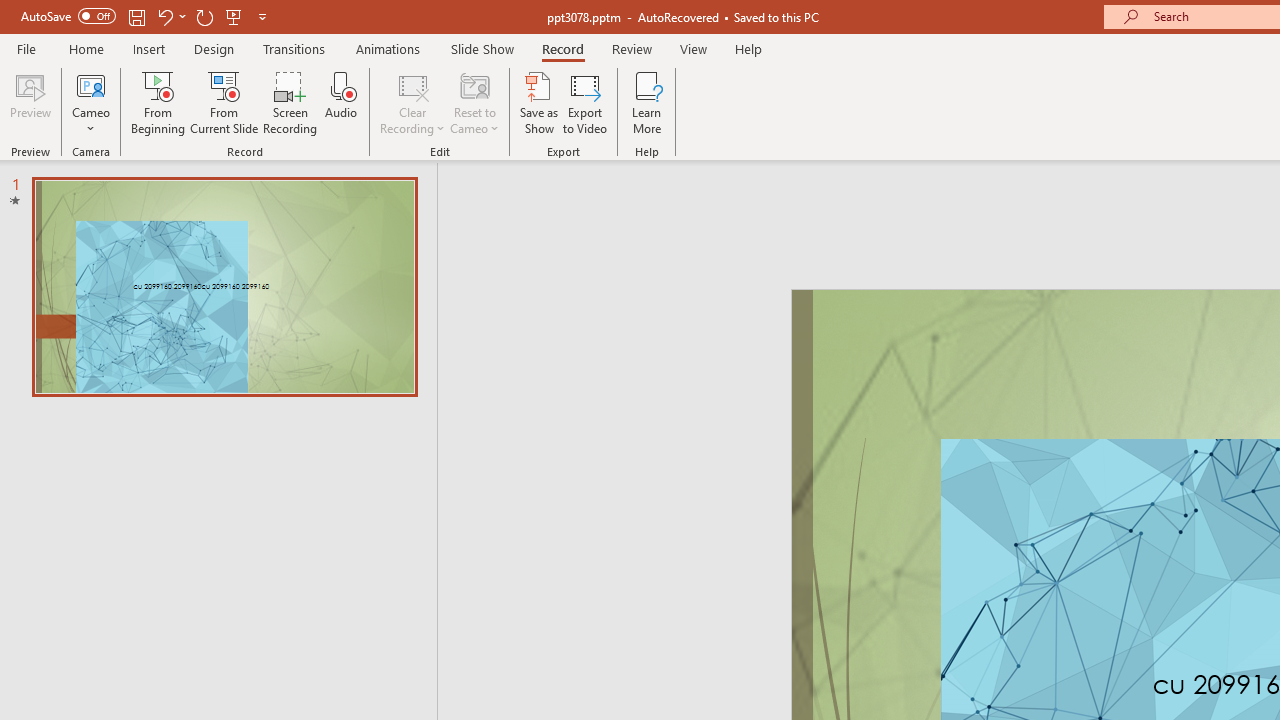 This screenshot has width=1280, height=720. Describe the element at coordinates (630, 48) in the screenshot. I see `'Review'` at that location.